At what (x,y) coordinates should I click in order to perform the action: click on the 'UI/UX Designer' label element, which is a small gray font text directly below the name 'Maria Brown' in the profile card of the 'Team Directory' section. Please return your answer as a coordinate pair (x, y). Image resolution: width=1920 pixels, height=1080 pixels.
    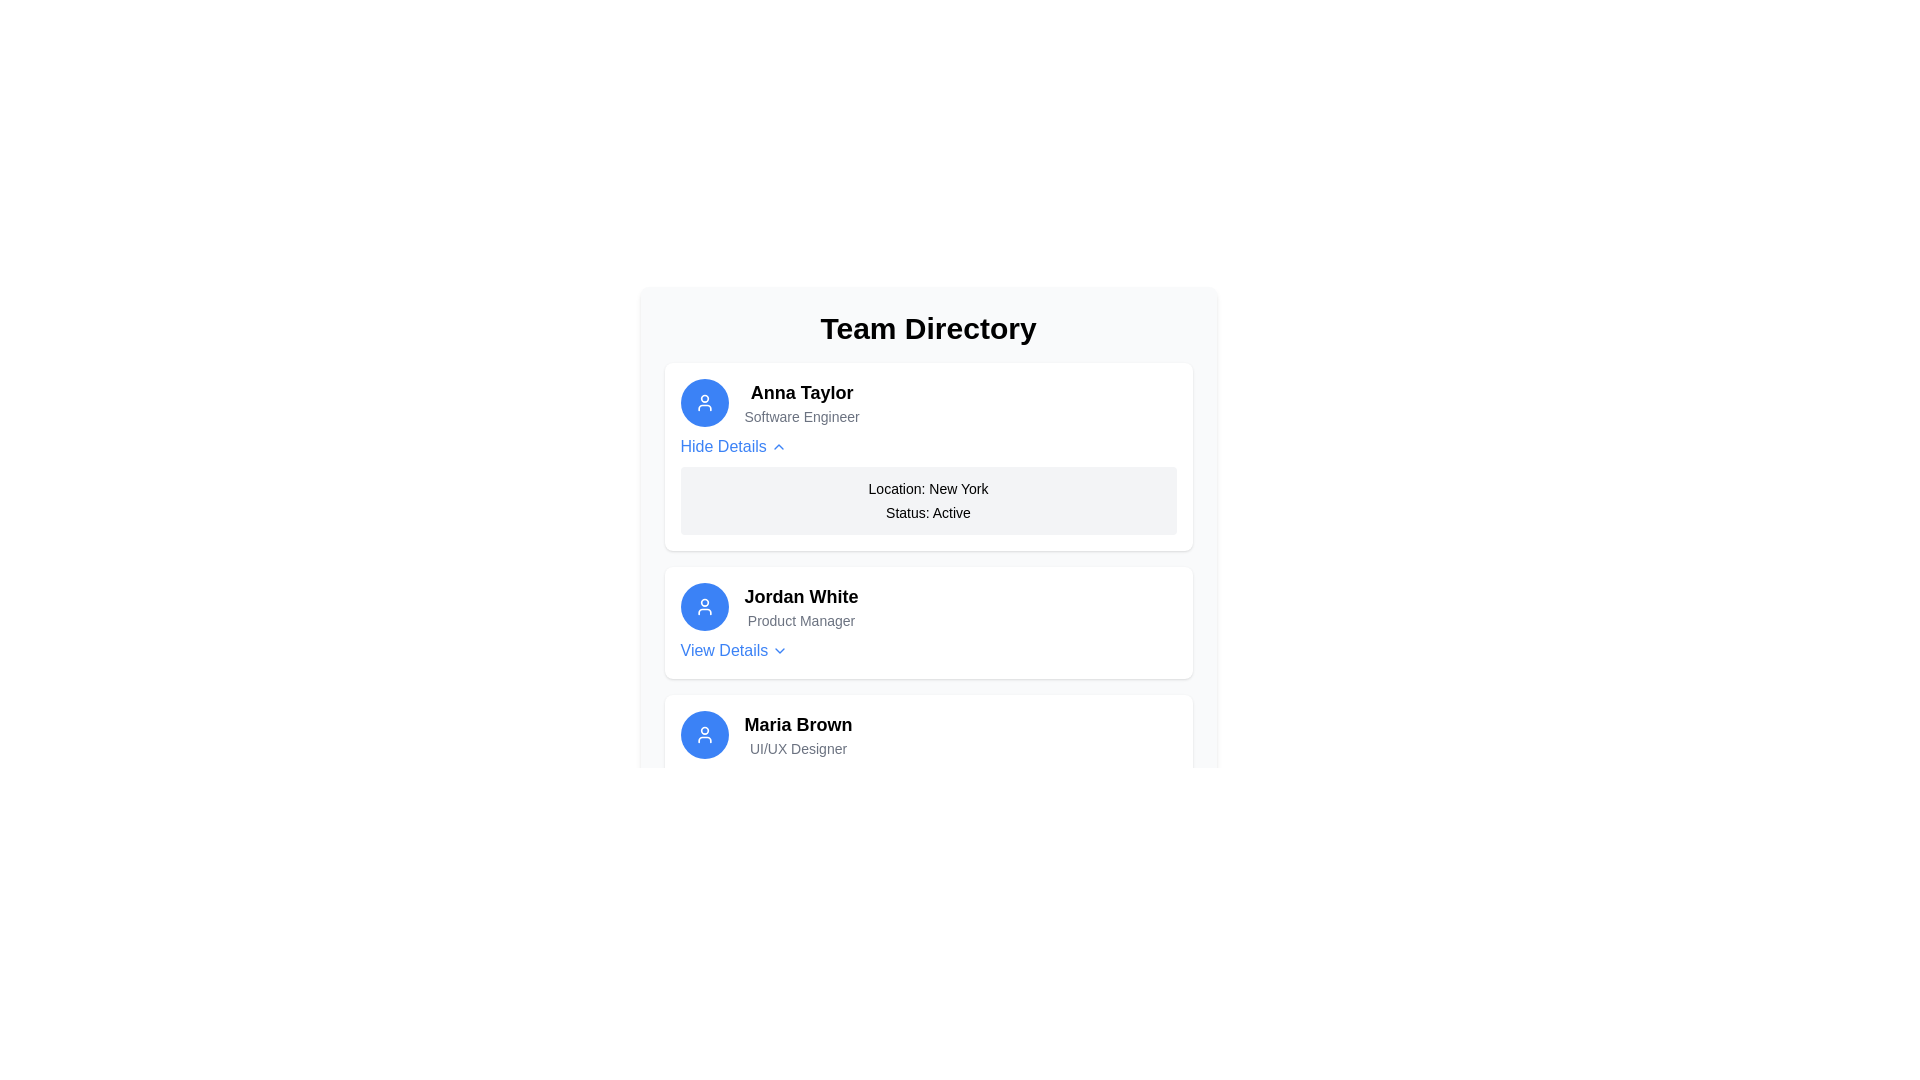
    Looking at the image, I should click on (797, 748).